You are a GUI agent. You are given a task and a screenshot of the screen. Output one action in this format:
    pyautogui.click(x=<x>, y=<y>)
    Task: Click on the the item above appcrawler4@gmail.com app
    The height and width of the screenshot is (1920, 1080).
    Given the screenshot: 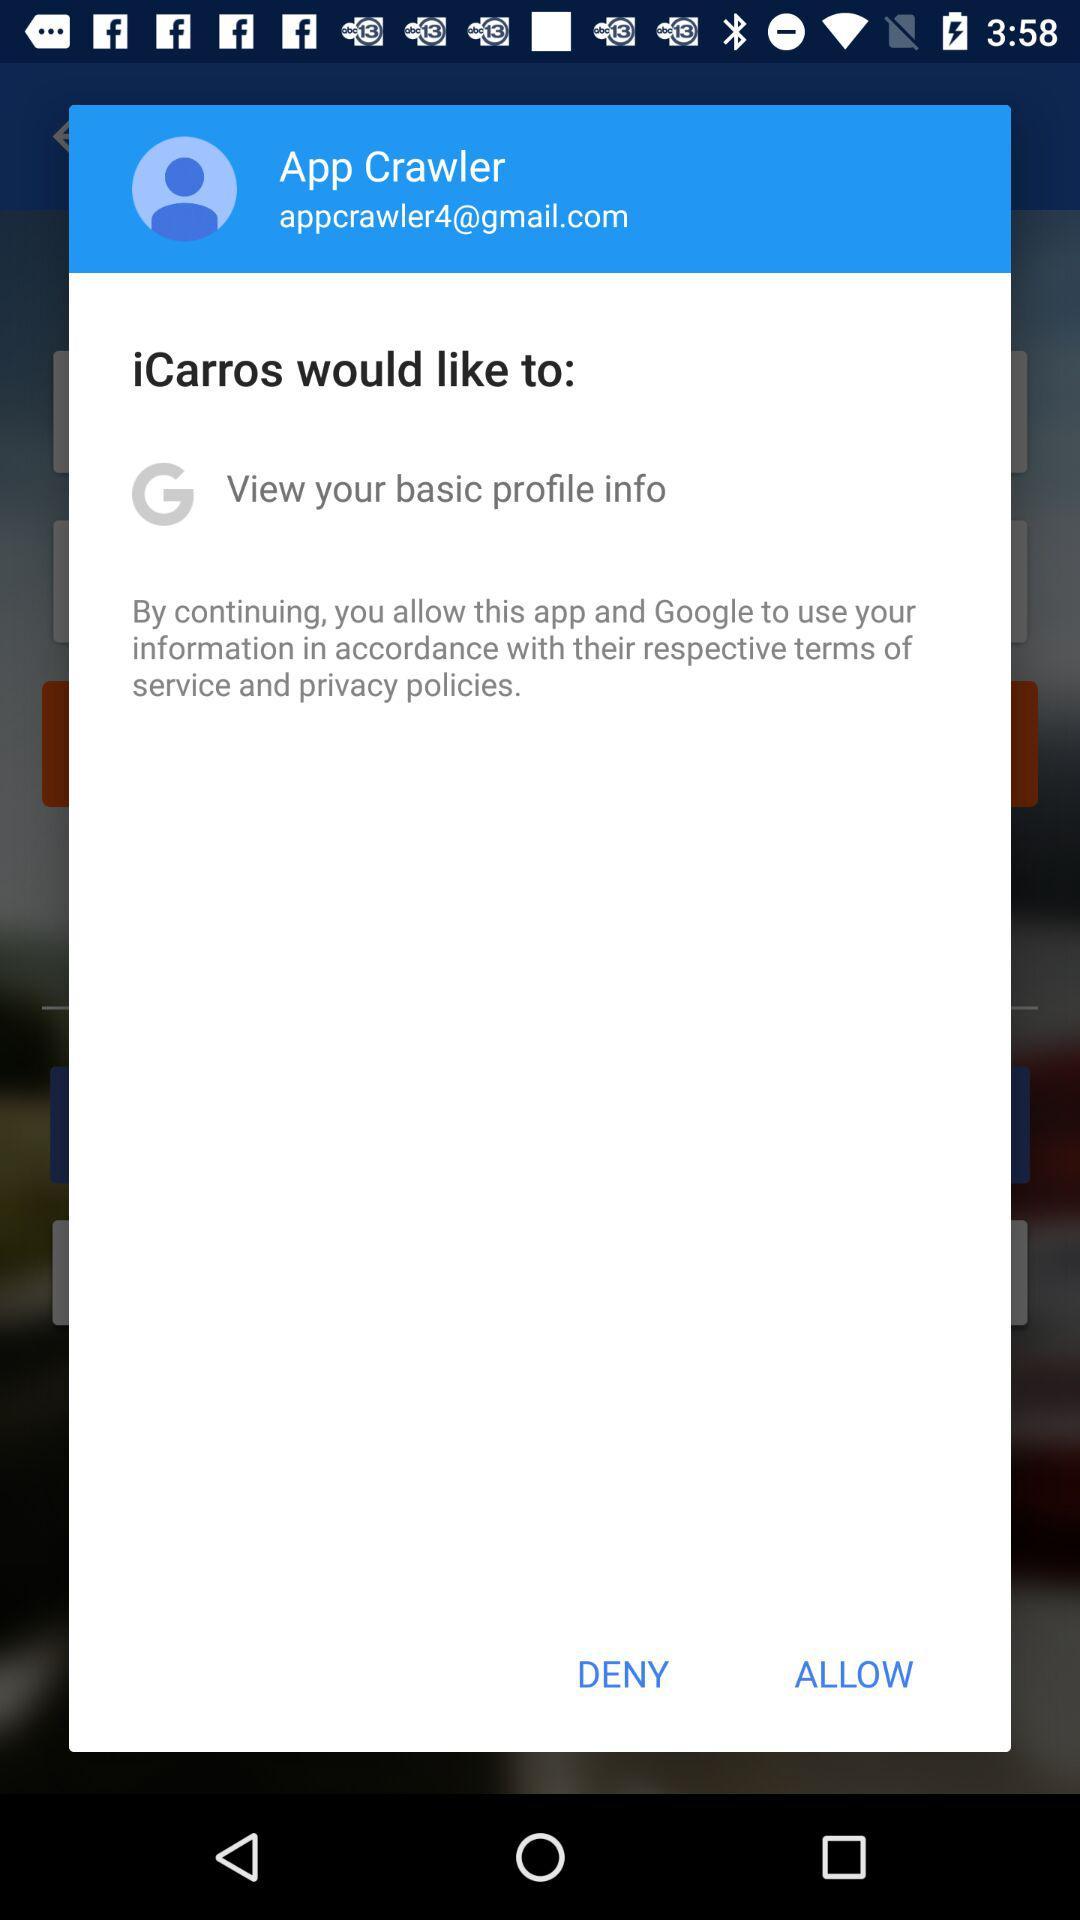 What is the action you would take?
    pyautogui.click(x=392, y=164)
    